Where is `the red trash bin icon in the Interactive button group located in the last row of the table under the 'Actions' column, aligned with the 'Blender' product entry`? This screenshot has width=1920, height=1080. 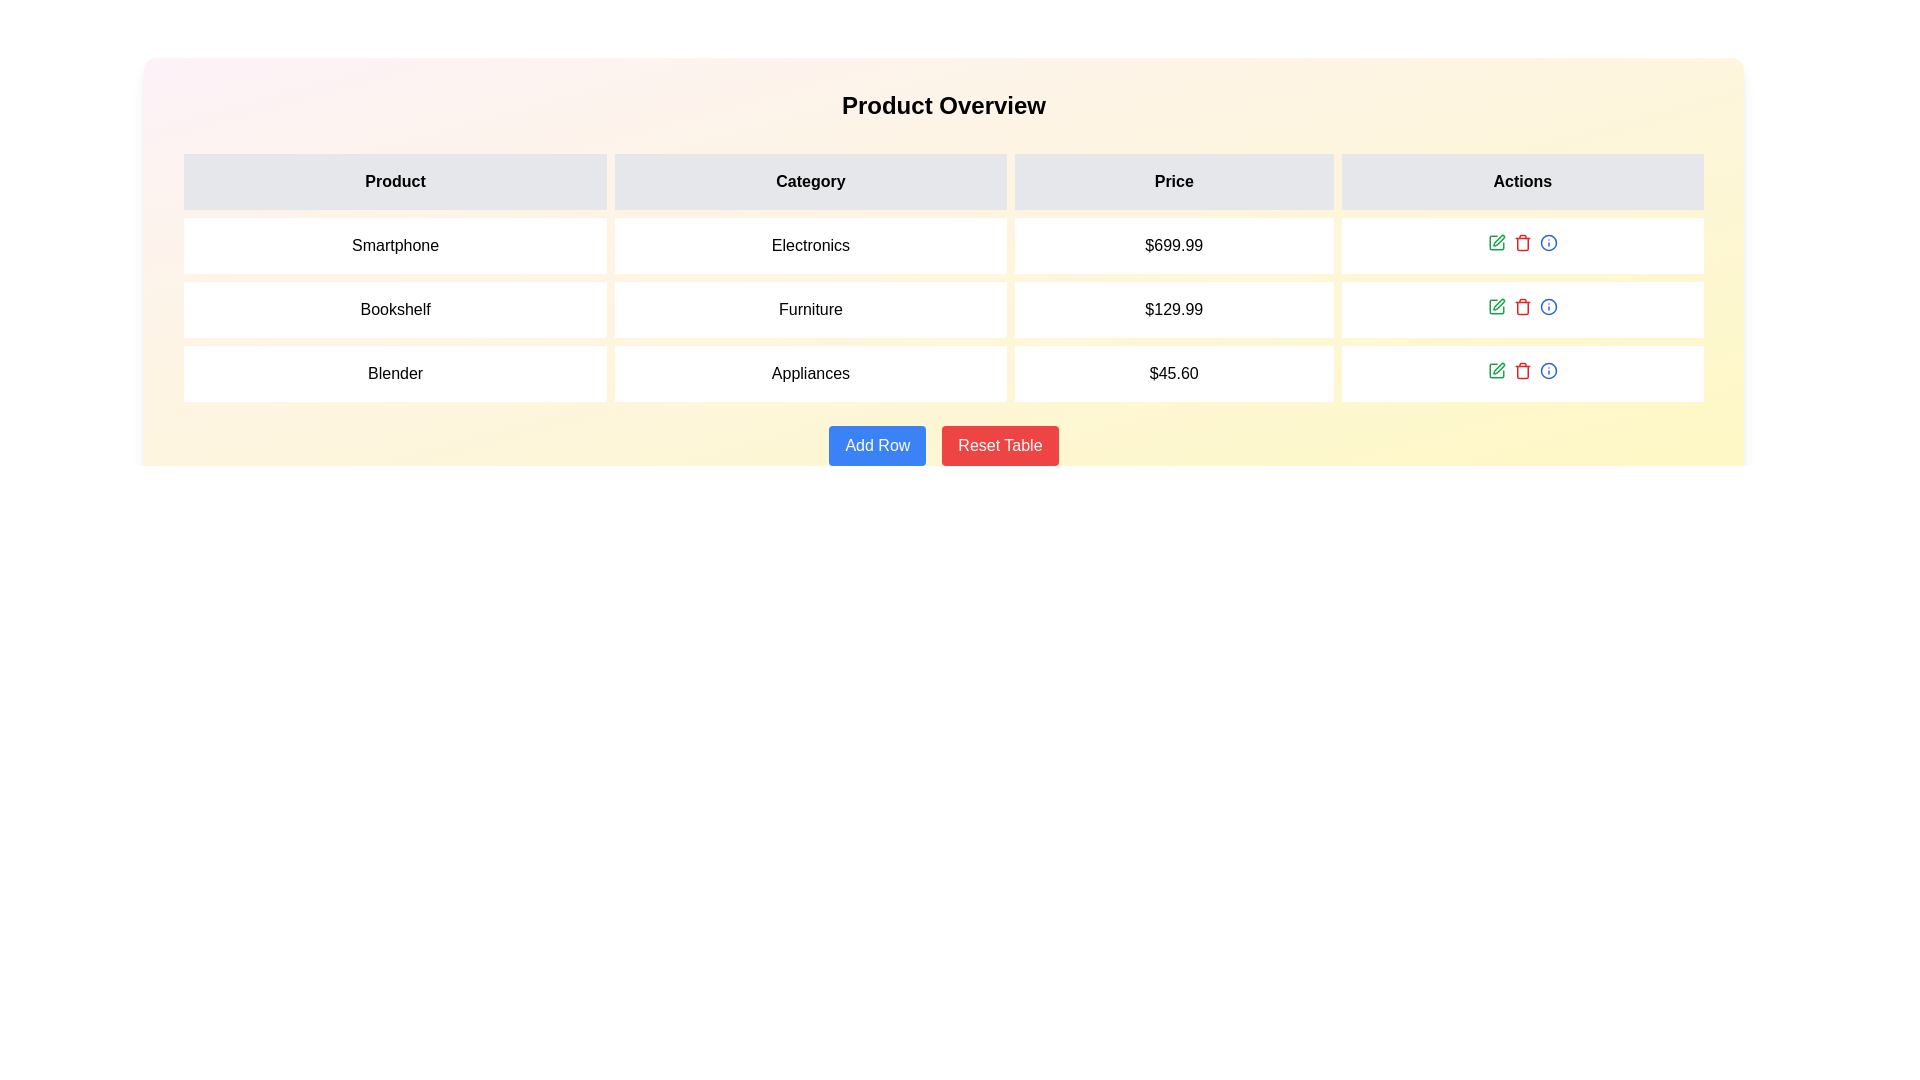 the red trash bin icon in the Interactive button group located in the last row of the table under the 'Actions' column, aligned with the 'Blender' product entry is located at coordinates (1521, 370).